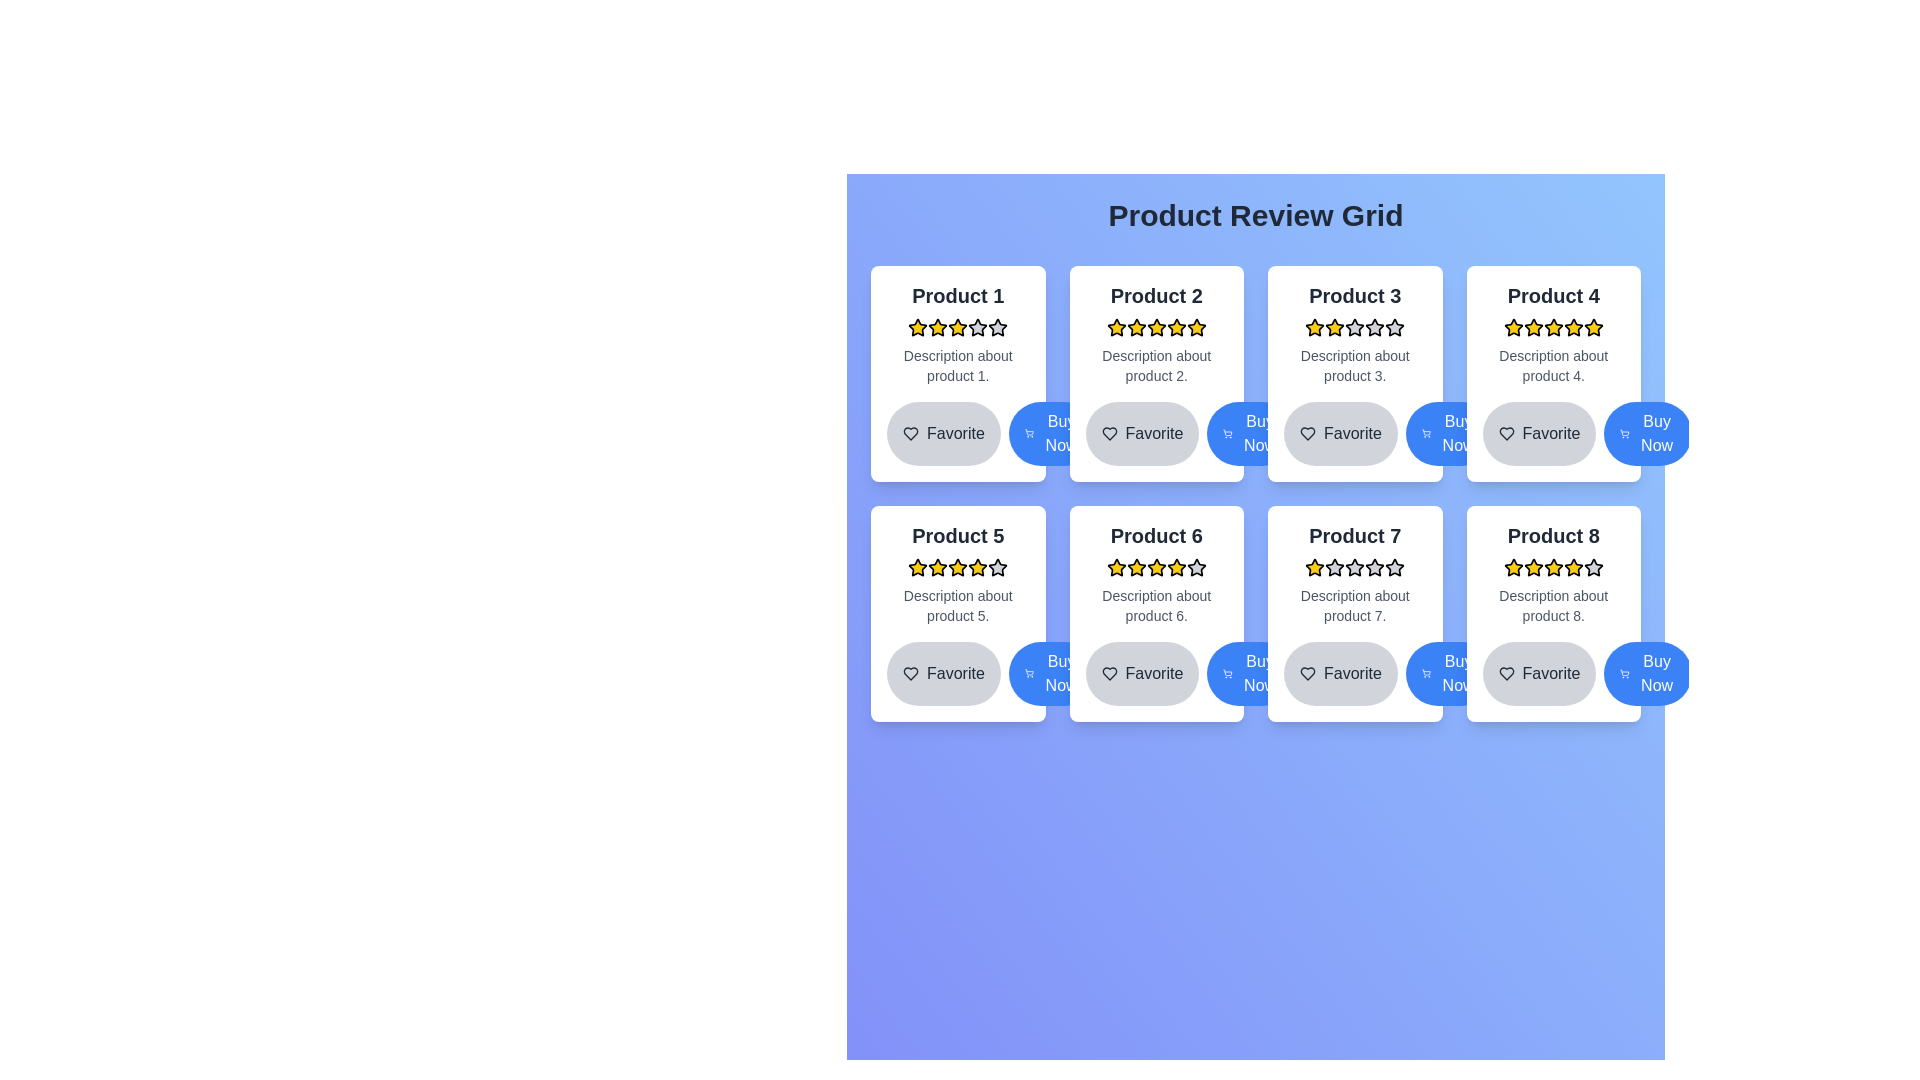  Describe the element at coordinates (1156, 567) in the screenshot. I see `the graphical icon representing a partial rating star for 'Product 6', located in the second row, third column of the product review grid` at that location.